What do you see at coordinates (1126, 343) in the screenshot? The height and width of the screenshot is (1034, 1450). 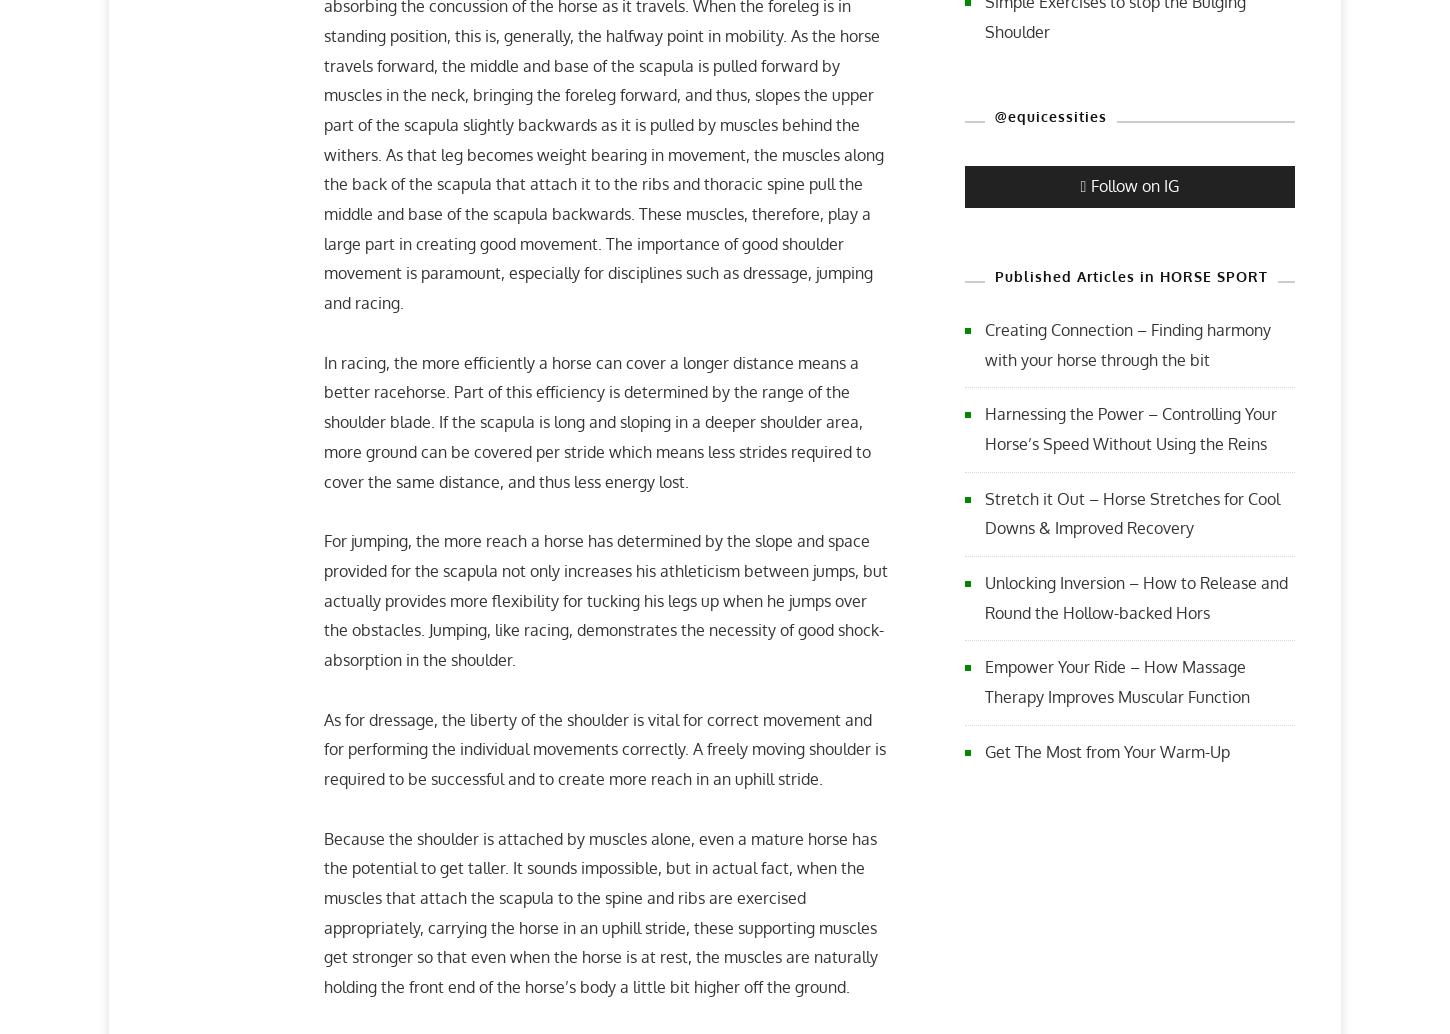 I see `'Creating Connection – Finding harmony with your horse through the bit'` at bounding box center [1126, 343].